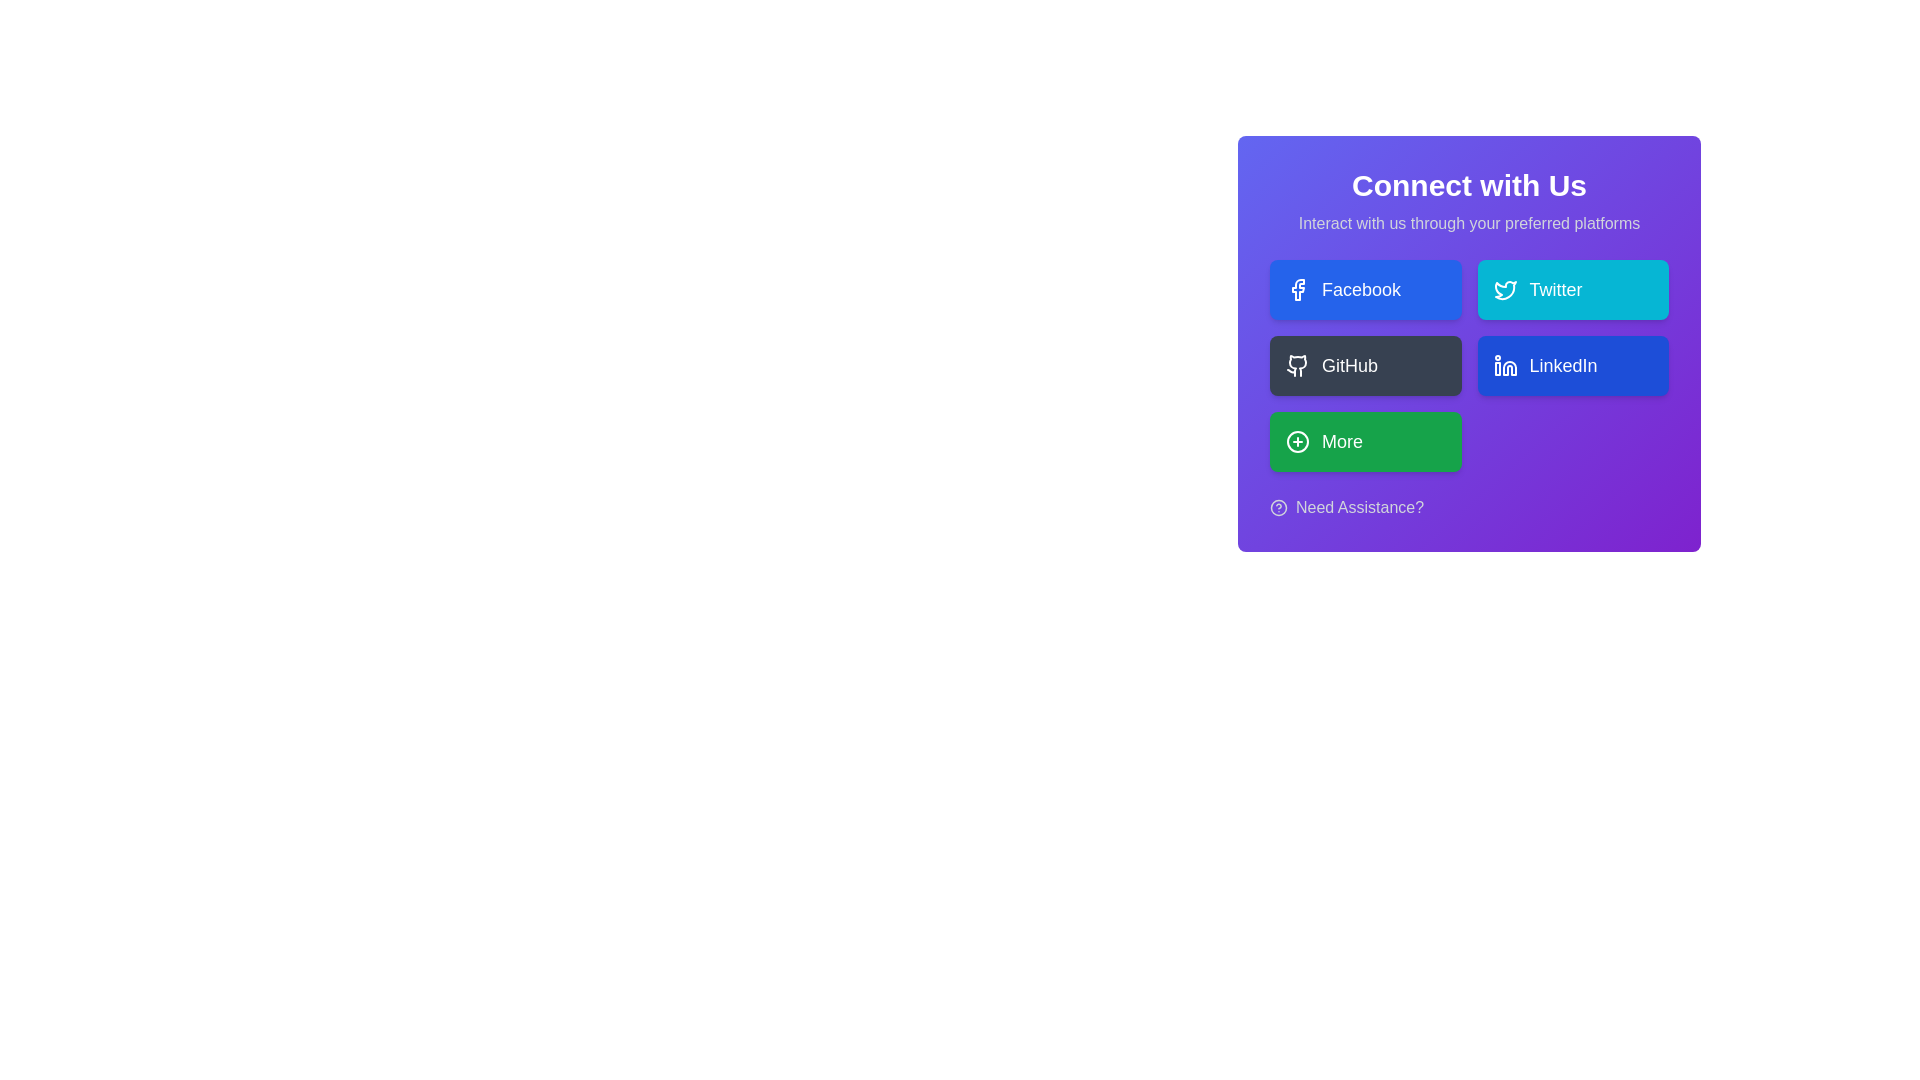 Image resolution: width=1920 pixels, height=1080 pixels. I want to click on the help or support link located at the bottom of the 'Connect with Us' section, so click(1469, 507).